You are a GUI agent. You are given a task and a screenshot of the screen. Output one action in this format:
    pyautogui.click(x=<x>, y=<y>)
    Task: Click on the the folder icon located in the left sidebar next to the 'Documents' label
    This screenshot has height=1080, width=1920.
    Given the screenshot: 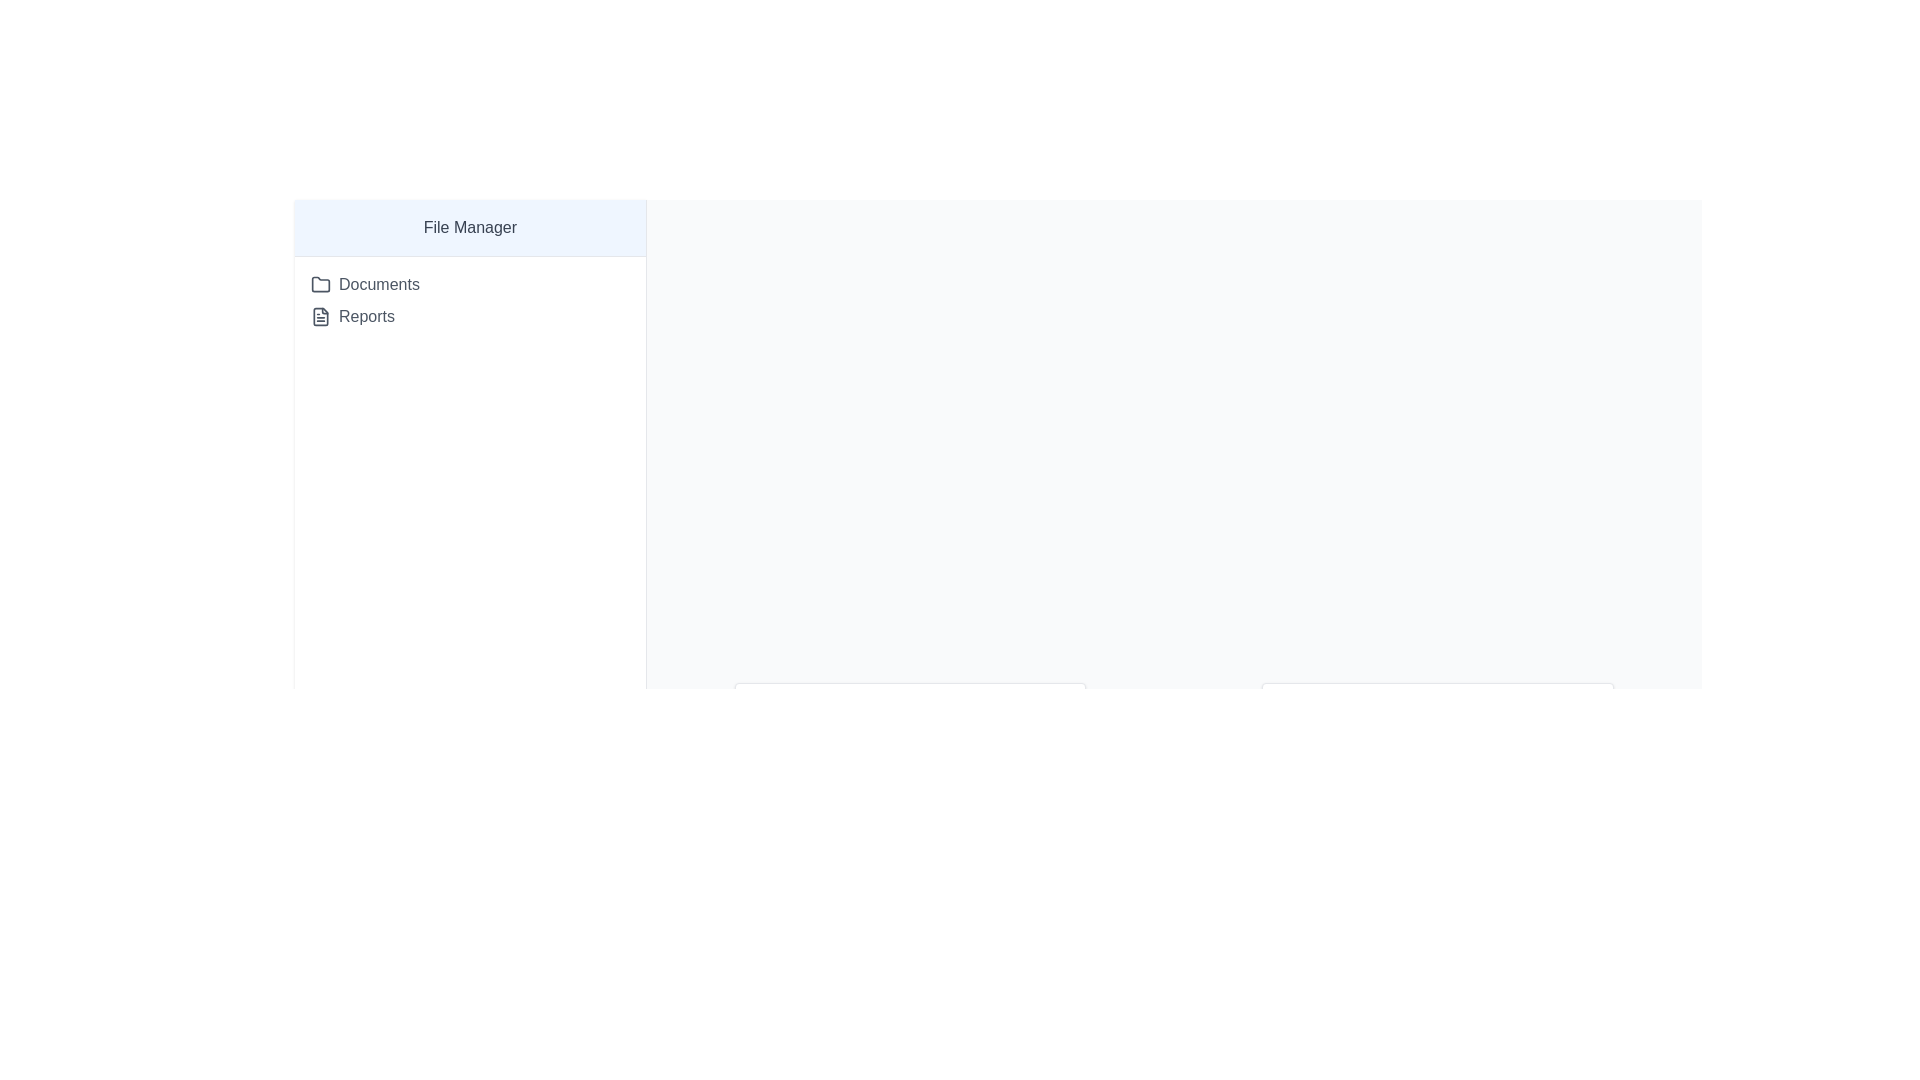 What is the action you would take?
    pyautogui.click(x=321, y=285)
    